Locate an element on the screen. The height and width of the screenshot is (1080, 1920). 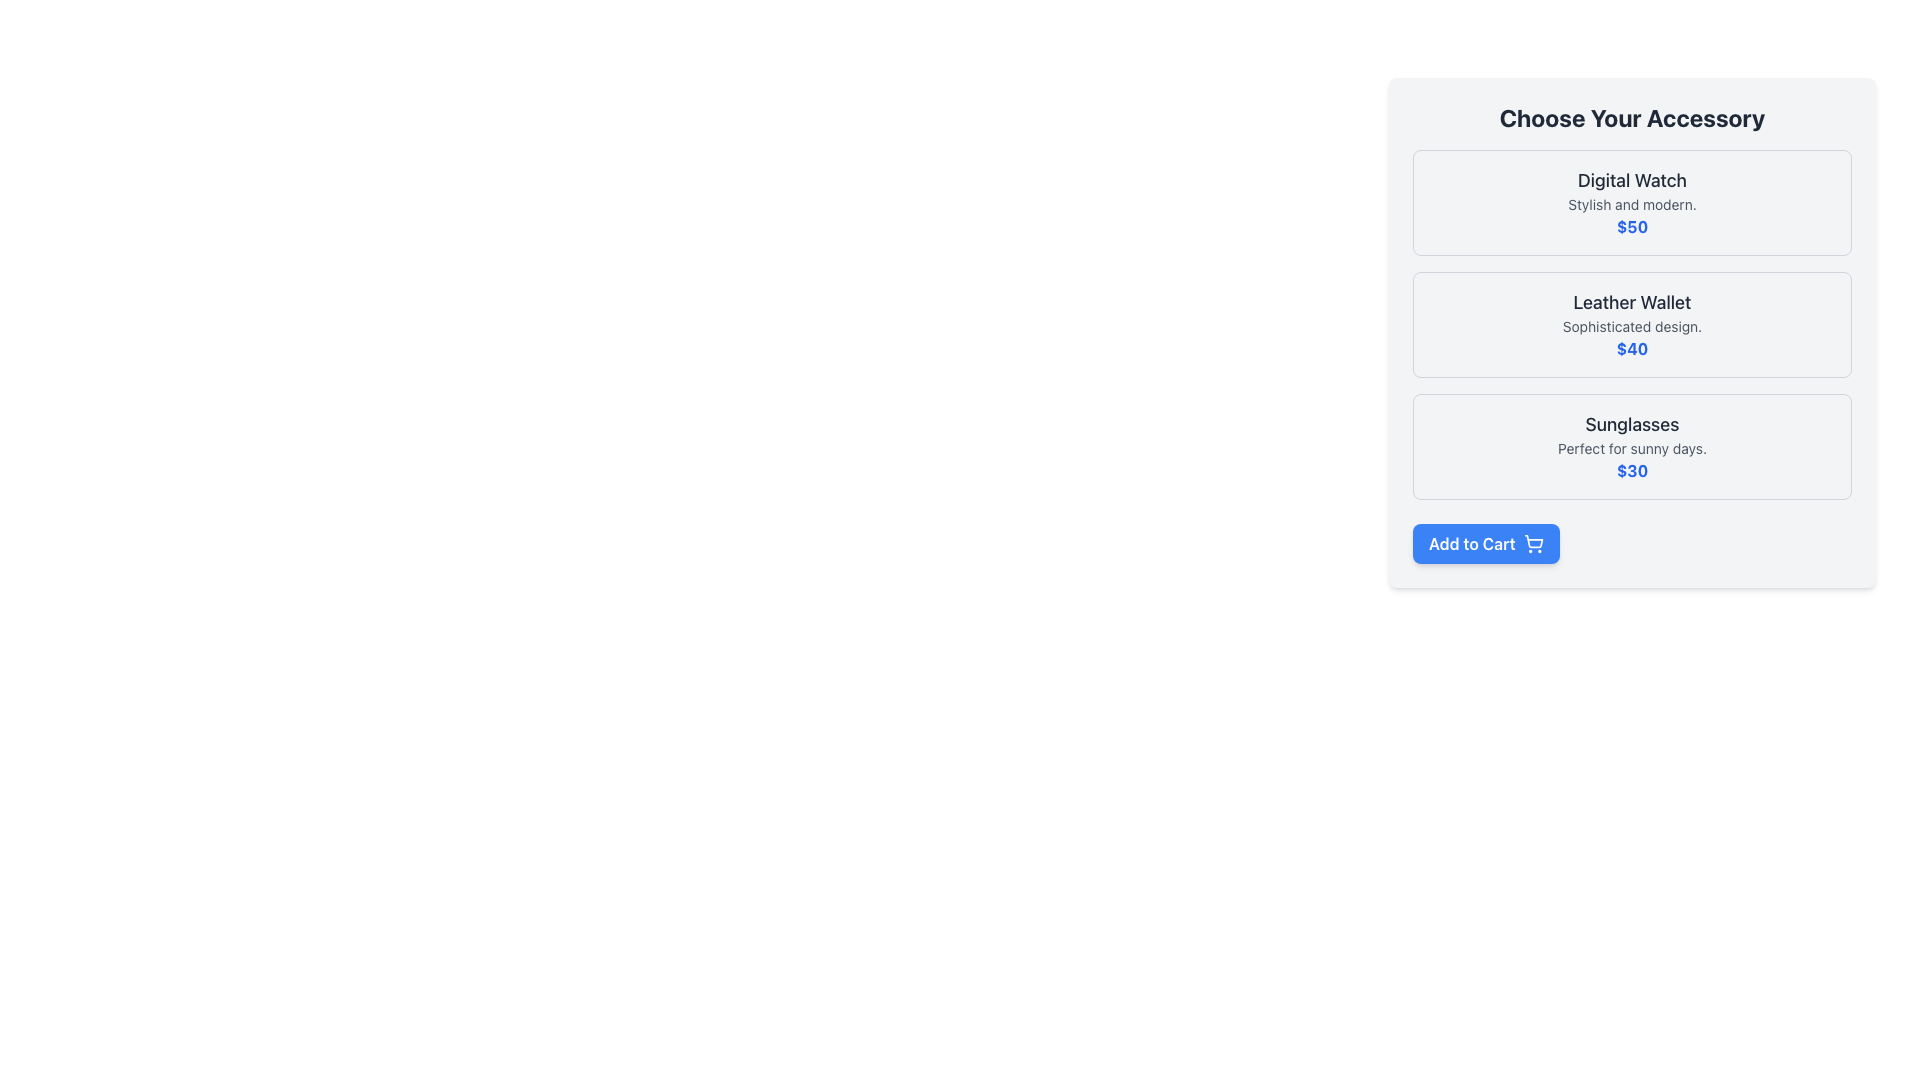
static text element displaying the price '$50', which is styled in bold and blue, located below the subtitle 'Stylish and modern.' of the 'Digital Watch' product option is located at coordinates (1632, 226).